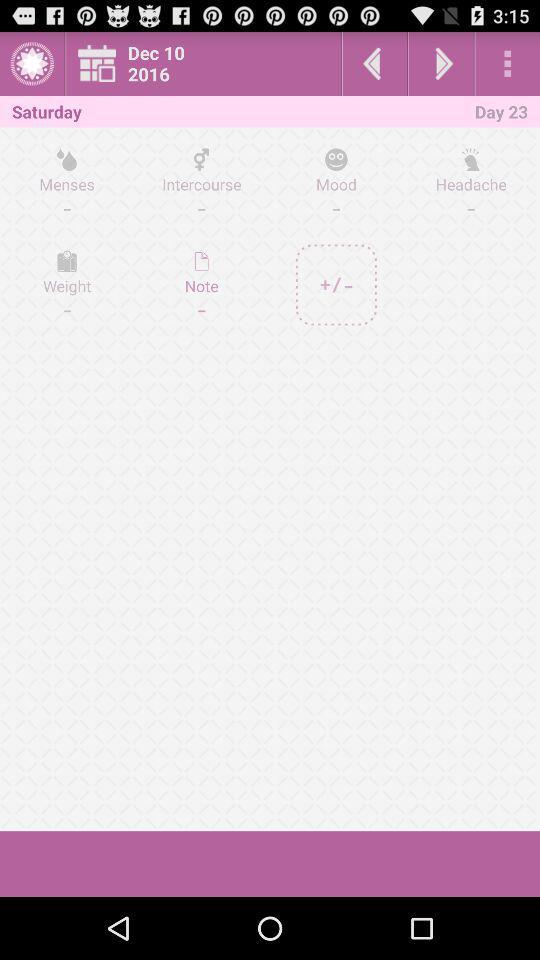 This screenshot has height=960, width=540. Describe the element at coordinates (470, 183) in the screenshot. I see `item next to the mood` at that location.